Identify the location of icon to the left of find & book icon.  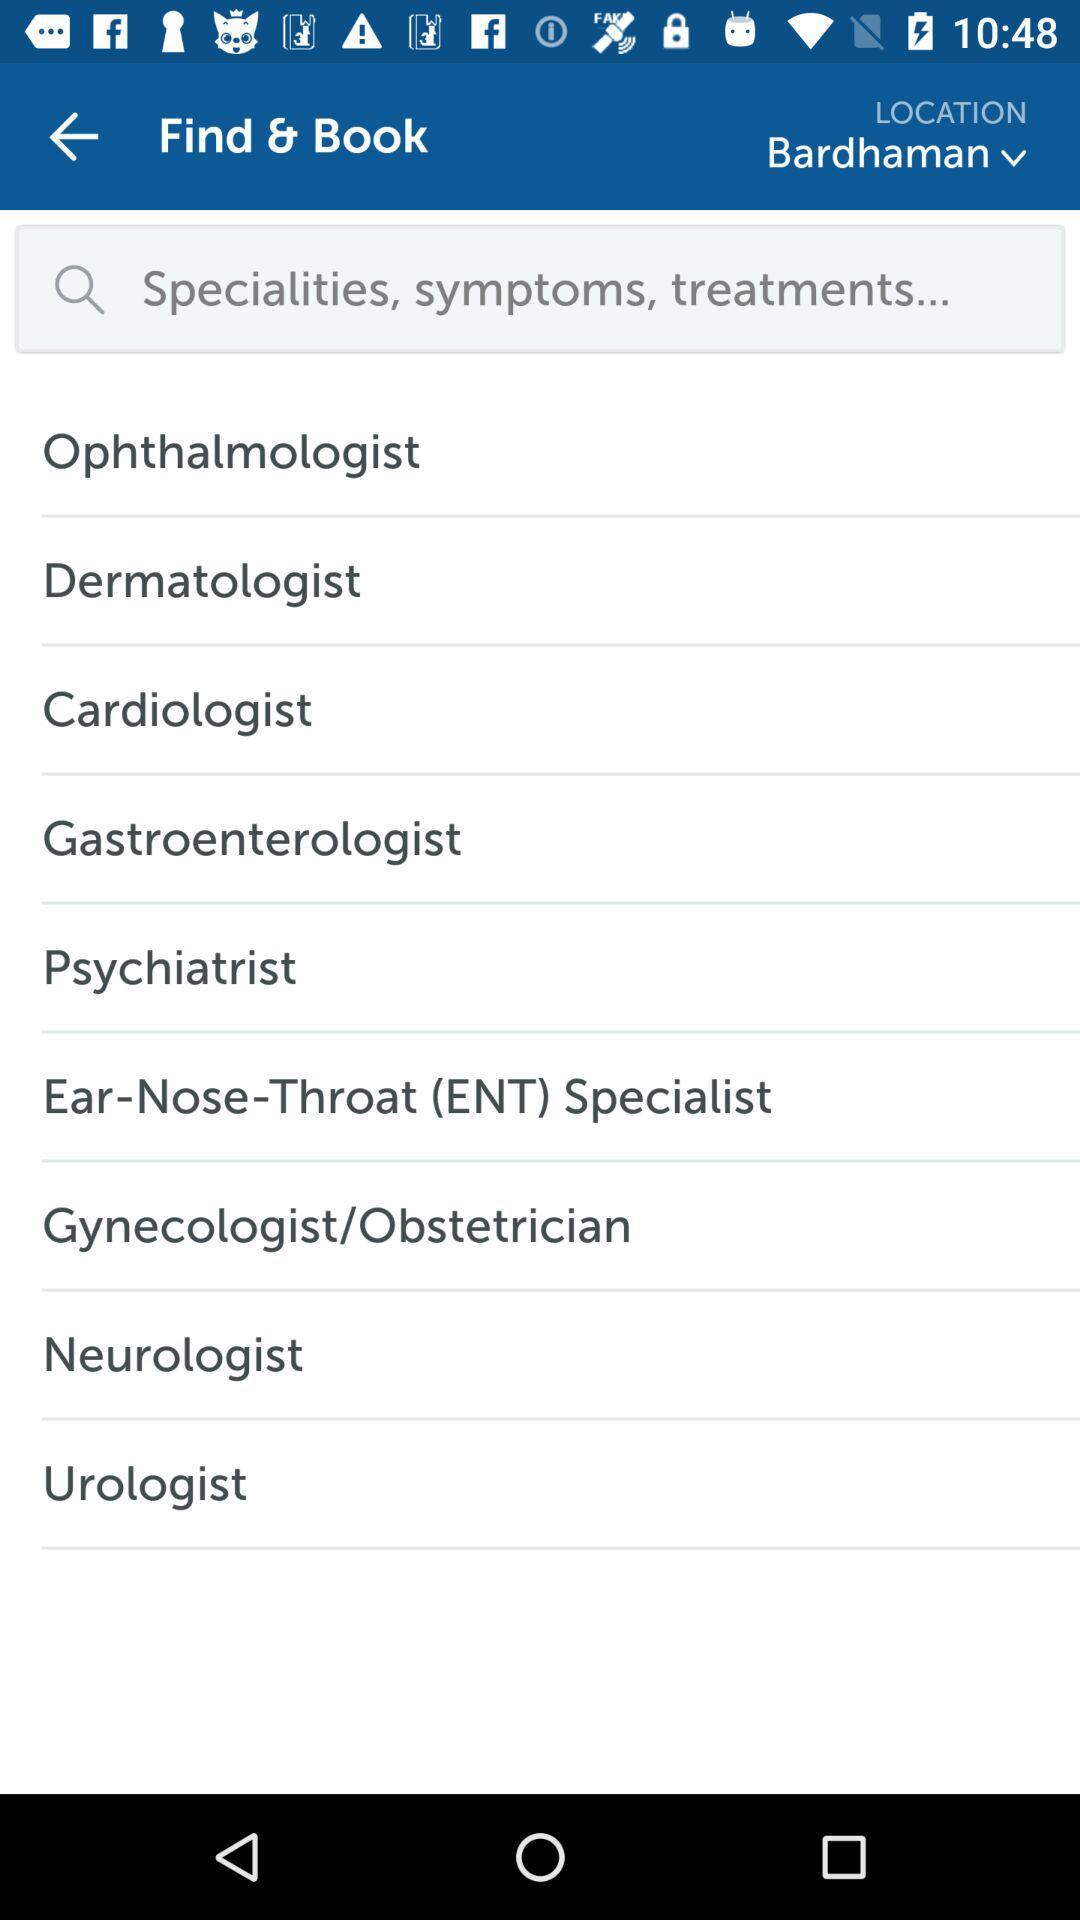
(72, 135).